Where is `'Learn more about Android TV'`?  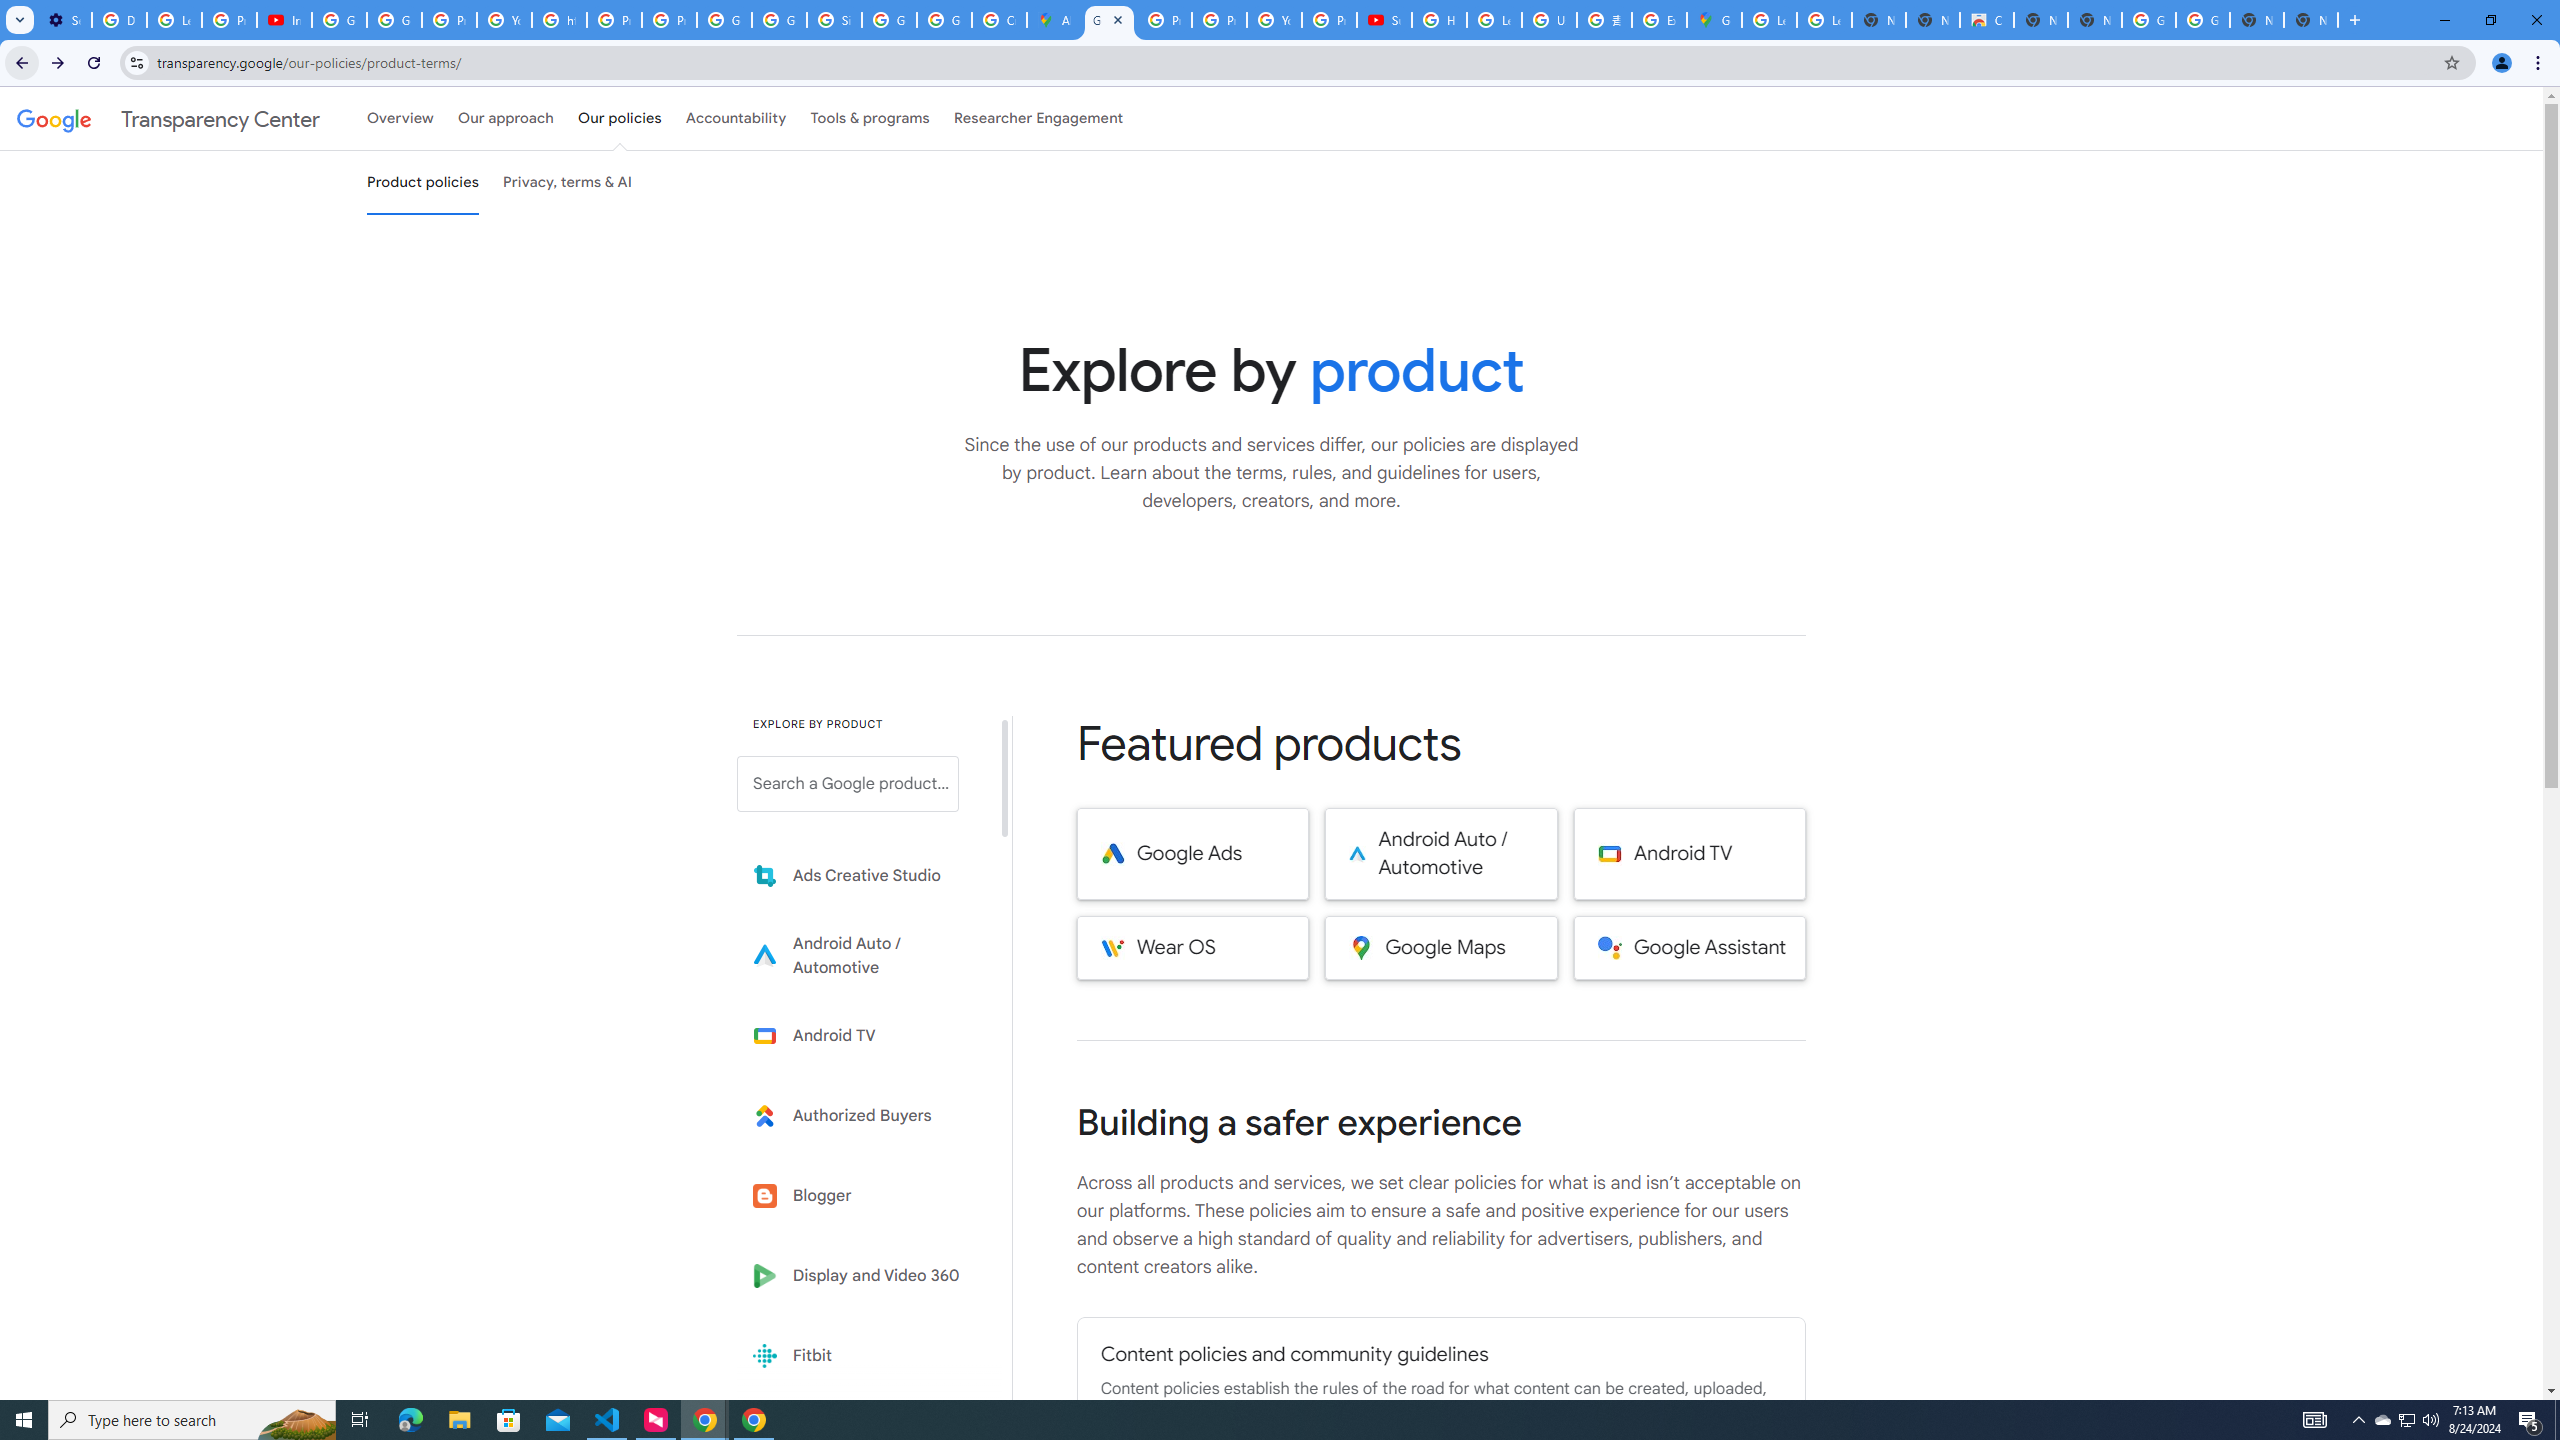 'Learn more about Android TV' is located at coordinates (861, 1035).